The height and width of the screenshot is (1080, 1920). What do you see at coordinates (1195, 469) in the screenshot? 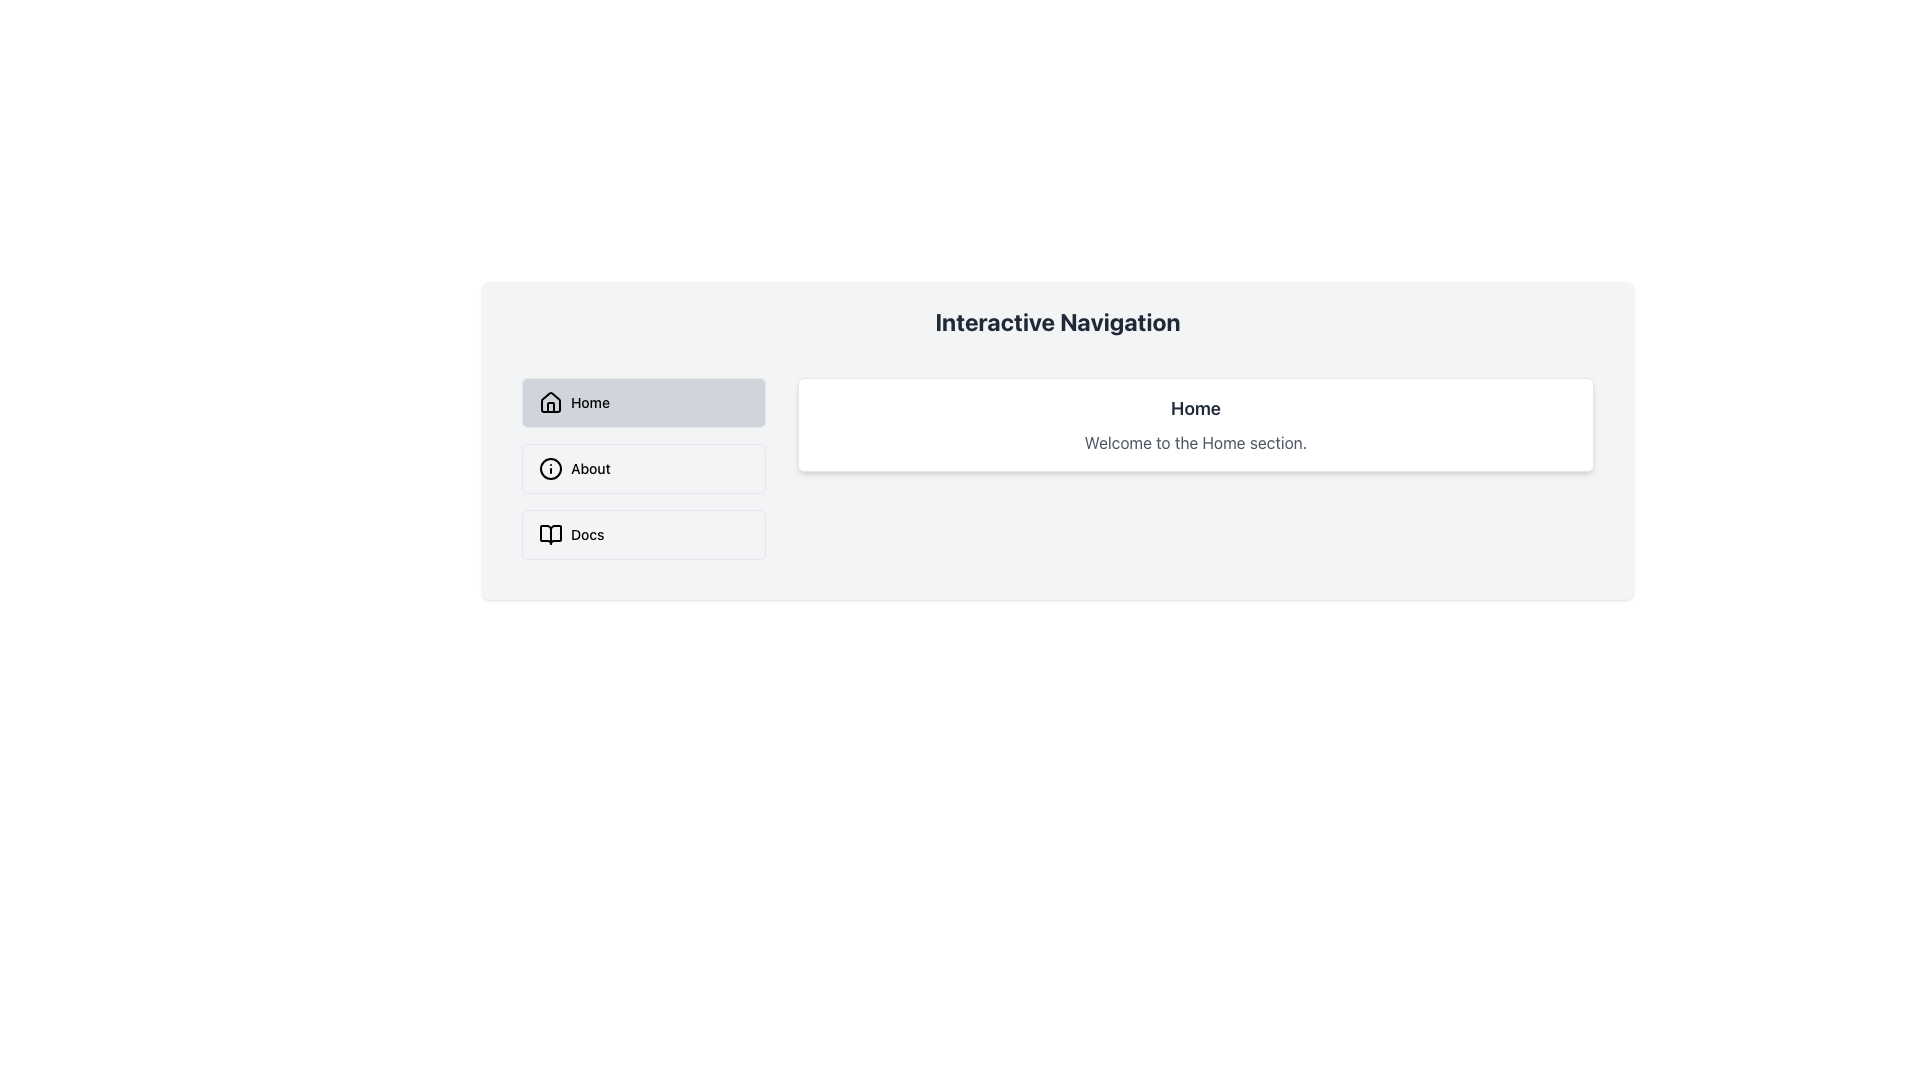
I see `displayed information from the Text block titled 'Home' which contains the description 'Welcome to the Home section.'` at bounding box center [1195, 469].